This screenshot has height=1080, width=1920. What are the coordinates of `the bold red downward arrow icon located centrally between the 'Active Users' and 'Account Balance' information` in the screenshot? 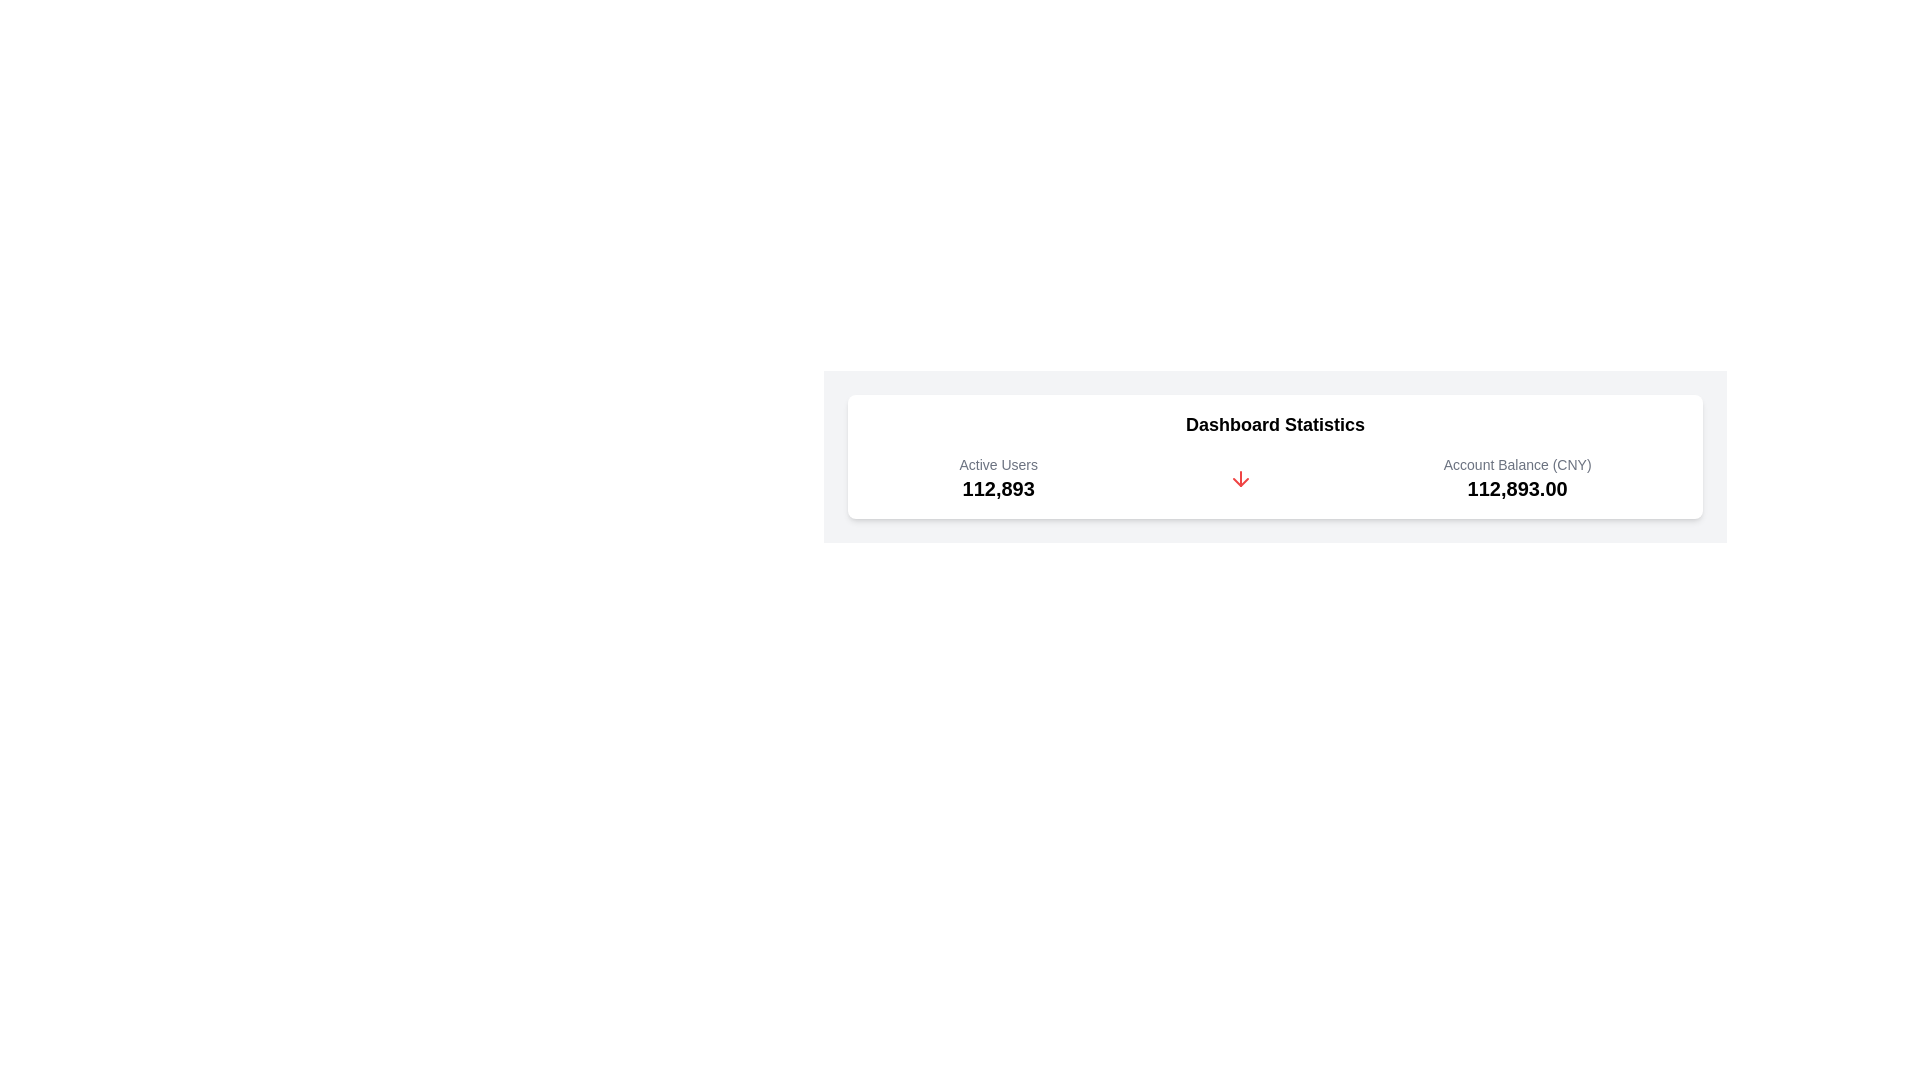 It's located at (1239, 478).